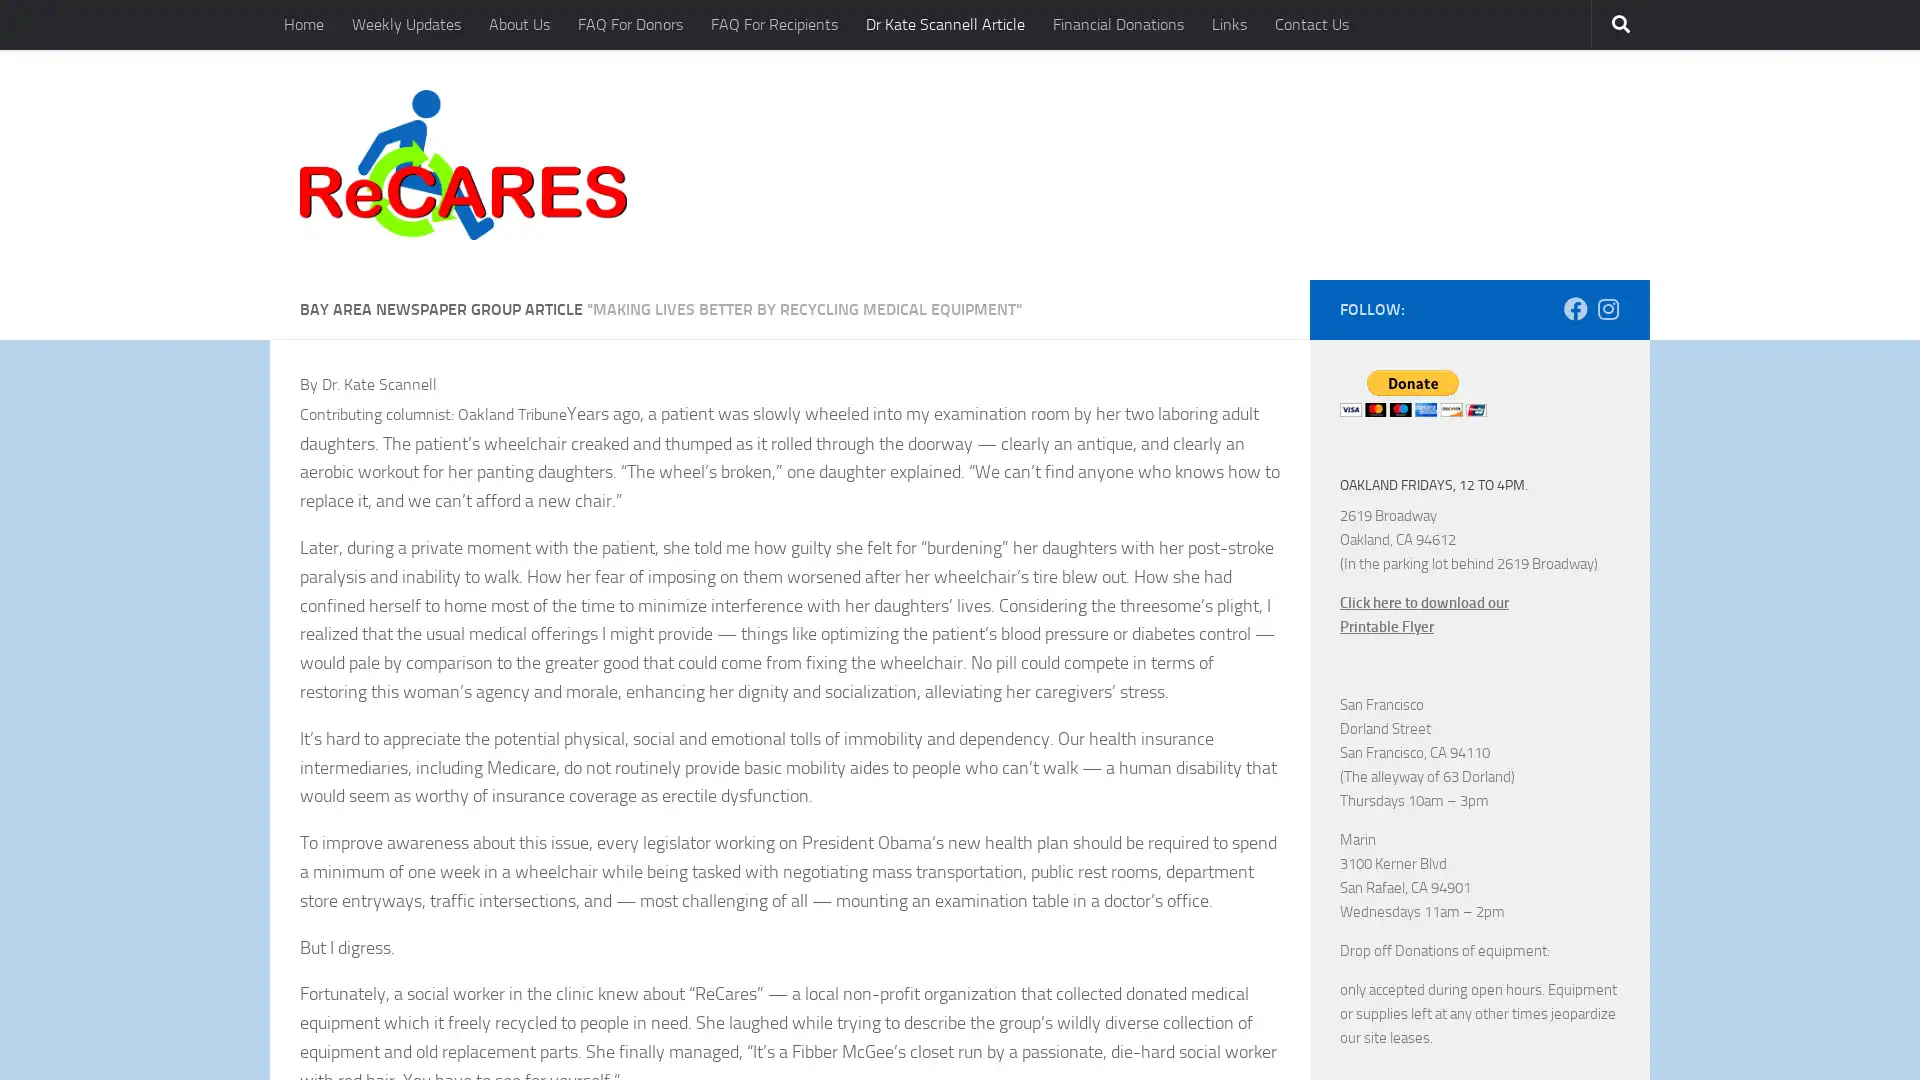 The height and width of the screenshot is (1080, 1920). What do you see at coordinates (1412, 392) in the screenshot?
I see `Donate with PayPal button` at bounding box center [1412, 392].